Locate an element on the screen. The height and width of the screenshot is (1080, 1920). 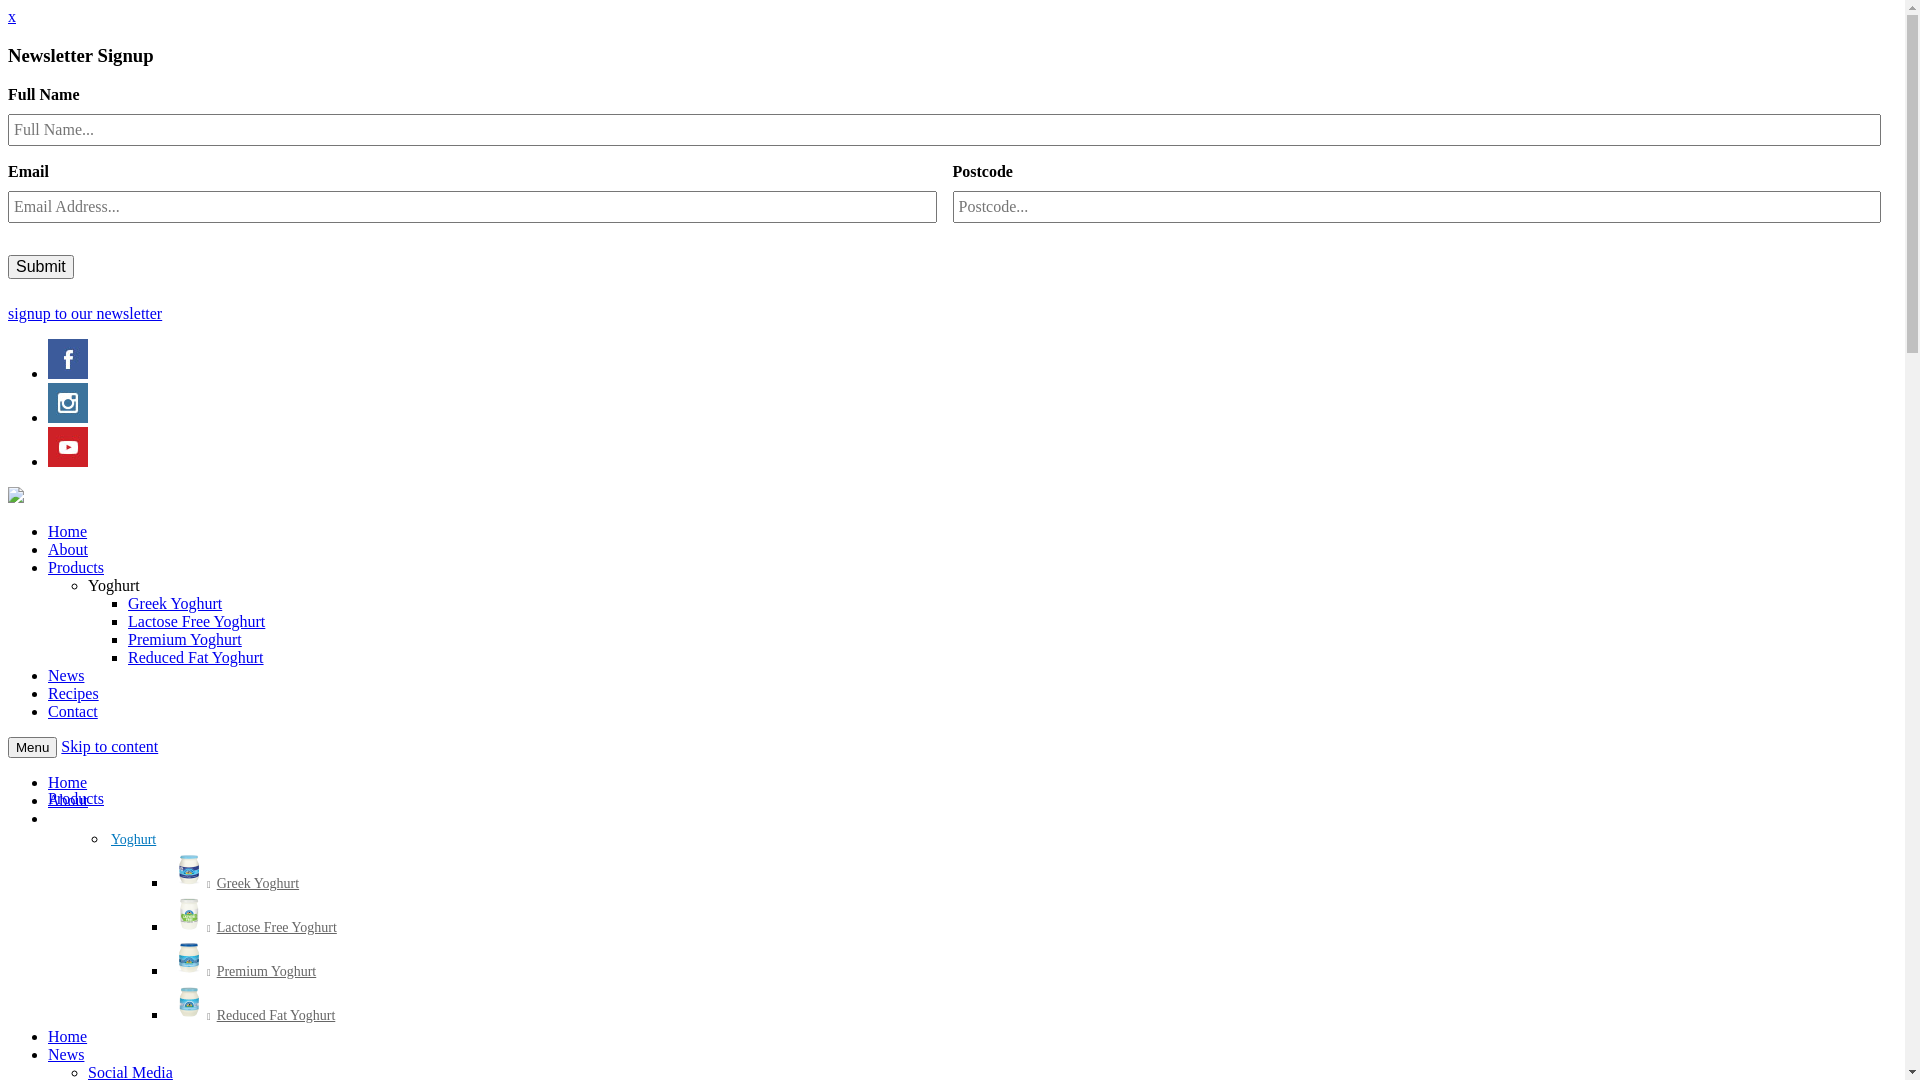
'Recipes' is located at coordinates (48, 692).